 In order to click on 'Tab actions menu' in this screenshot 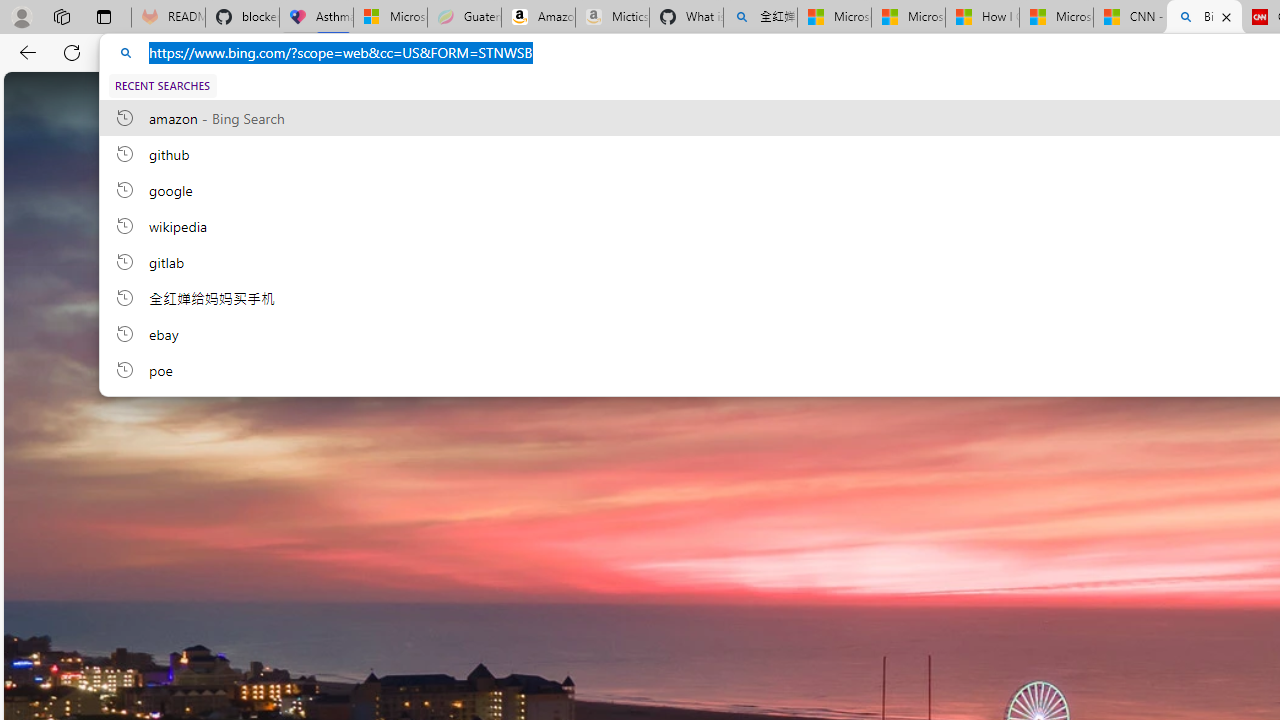, I will do `click(103, 16)`.